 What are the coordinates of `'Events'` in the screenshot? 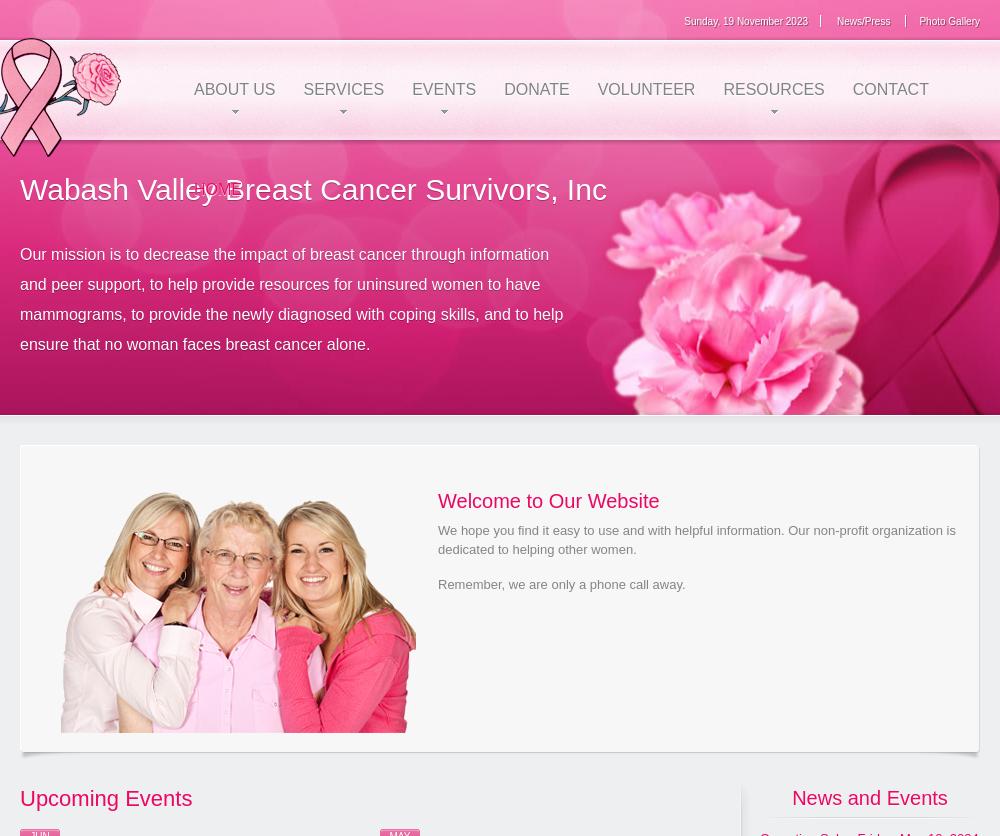 It's located at (412, 89).